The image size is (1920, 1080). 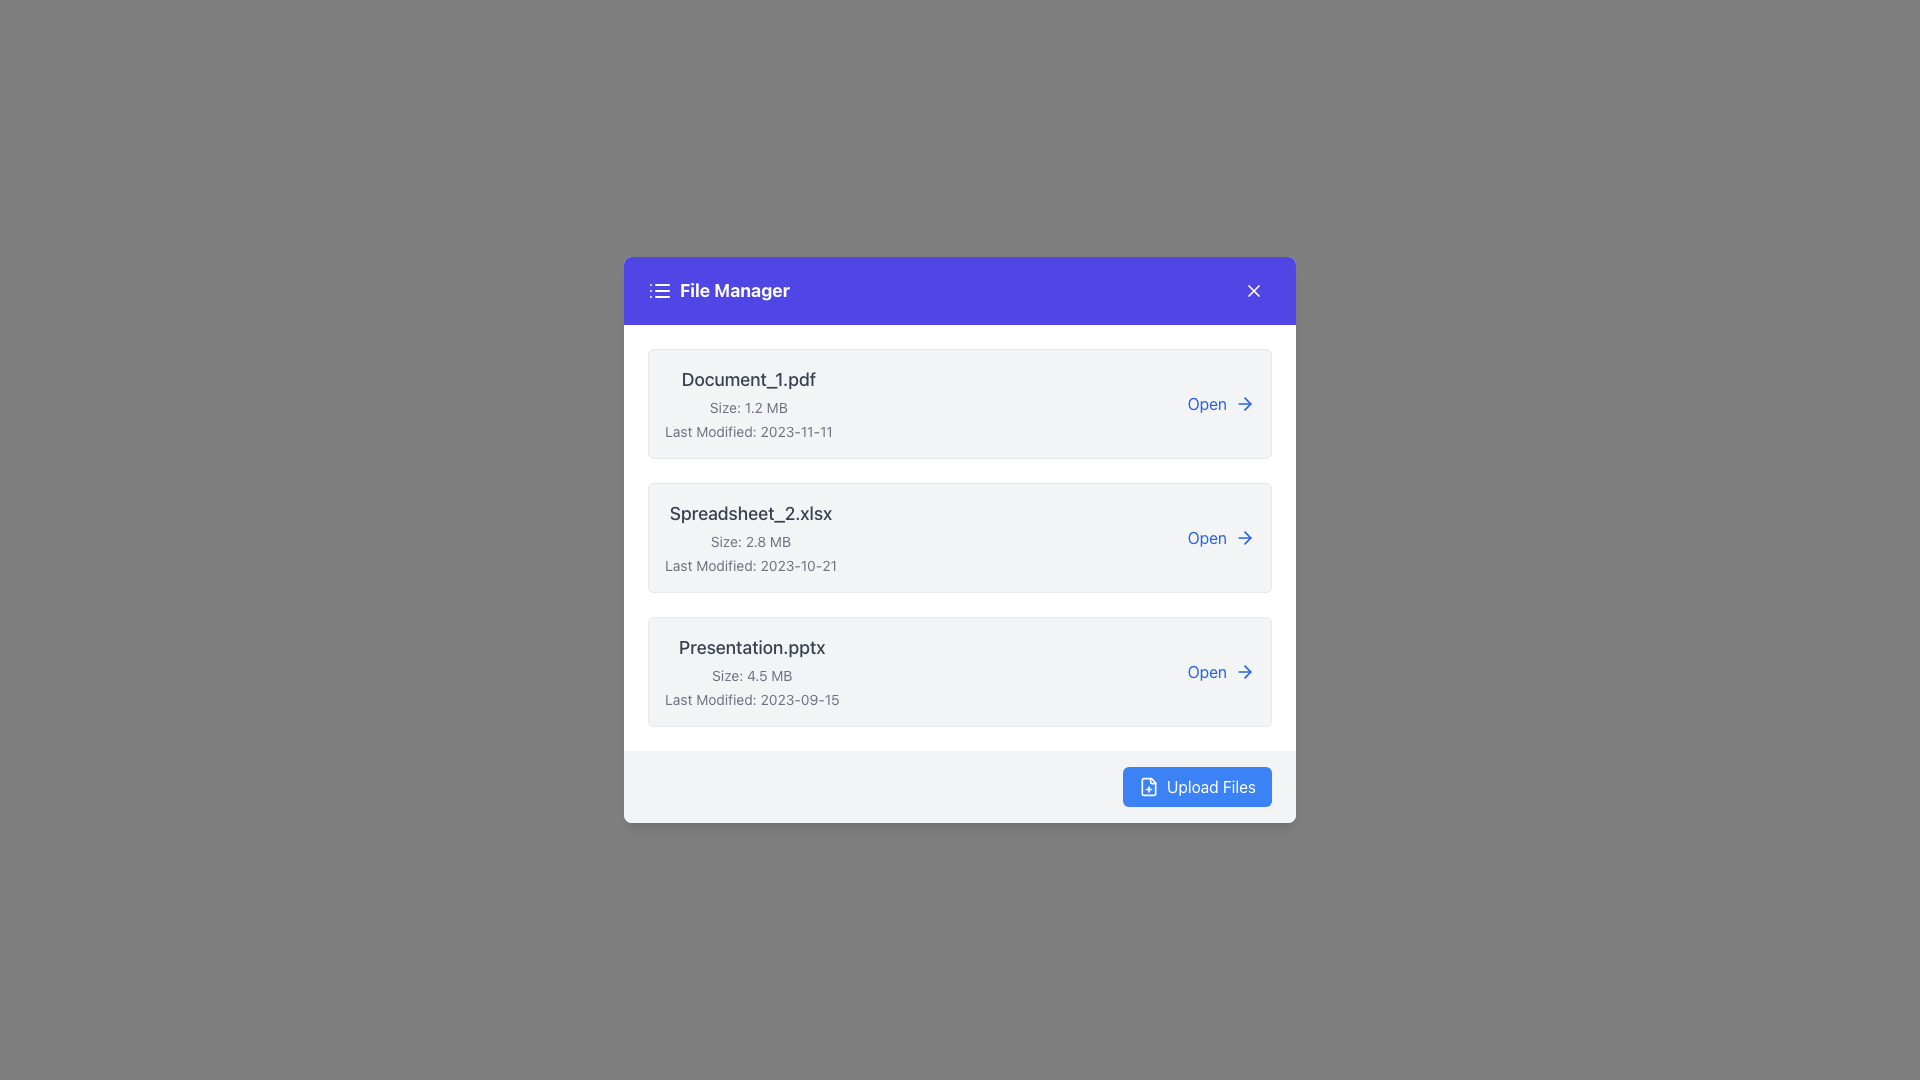 What do you see at coordinates (660, 290) in the screenshot?
I see `the list icon represented by three horizontal lines with dots to its left, located in the purple banner at the top of the modal window` at bounding box center [660, 290].